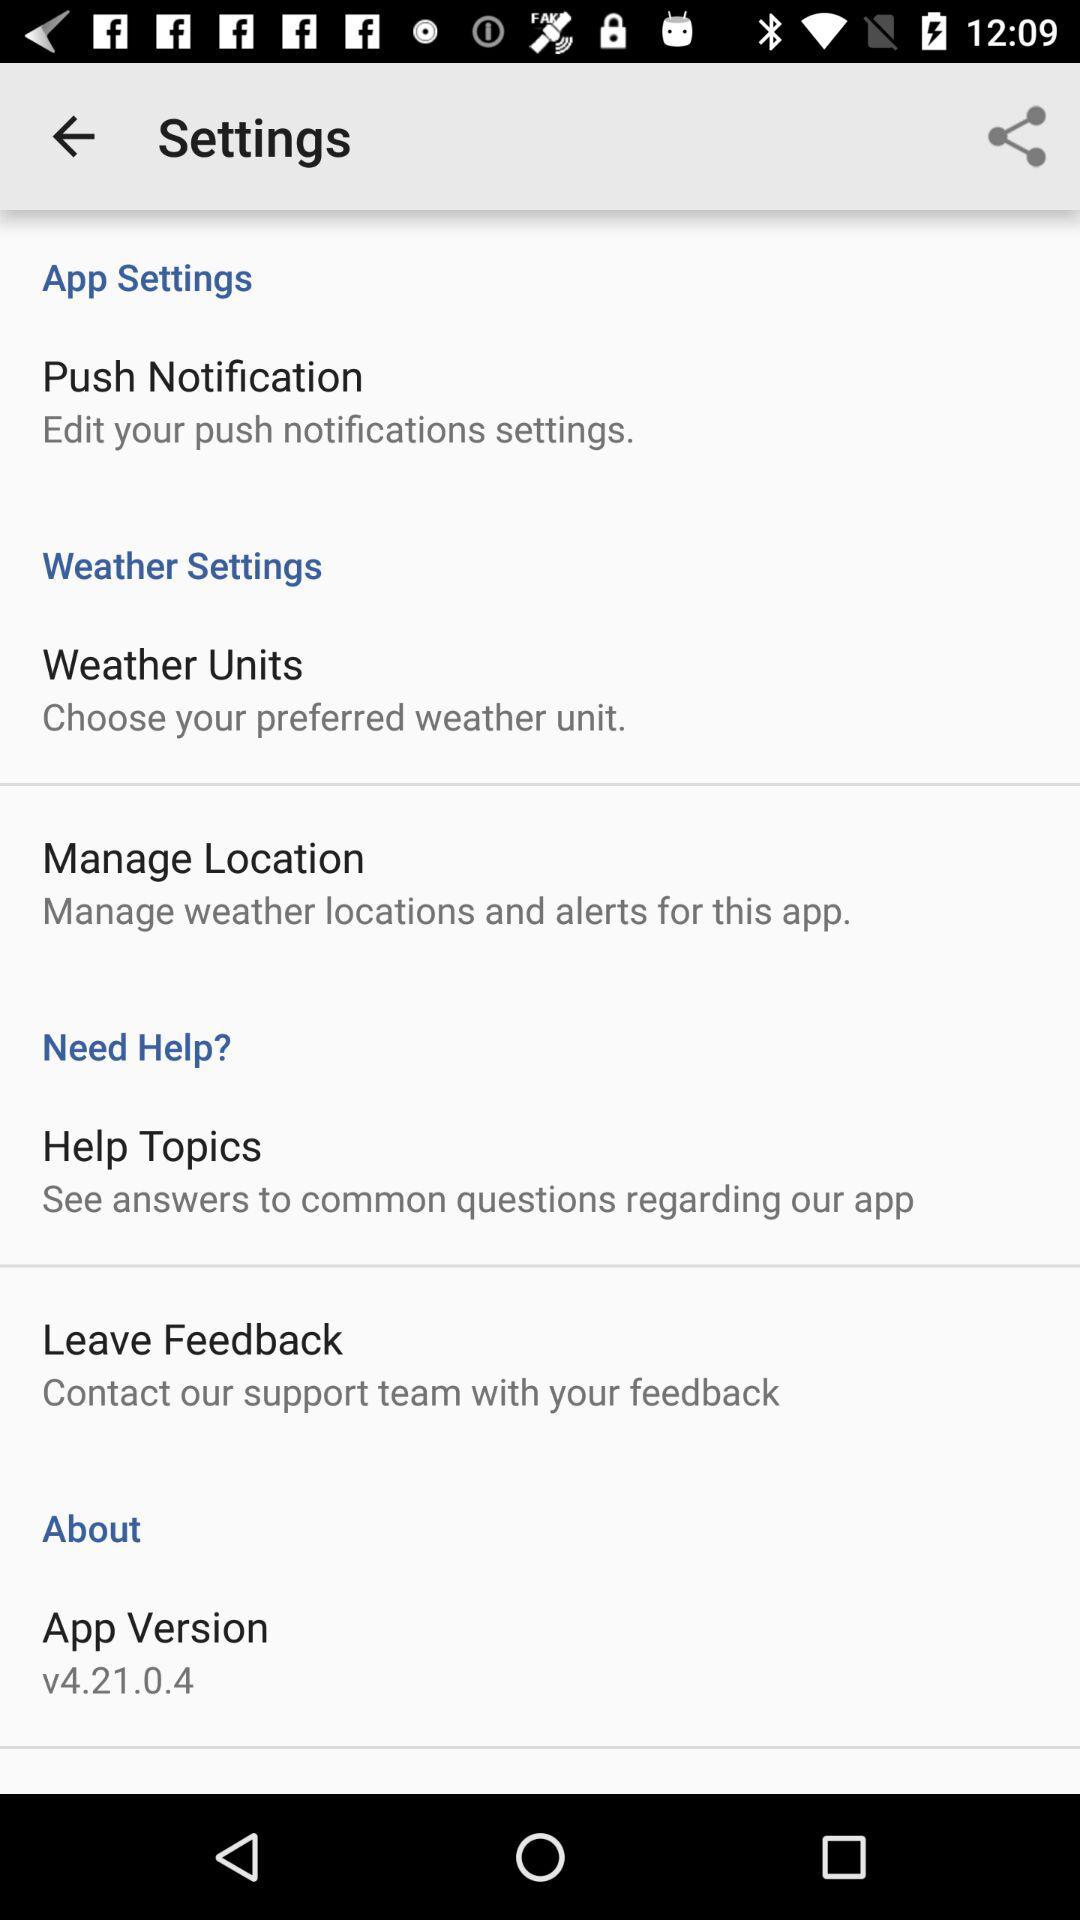  I want to click on icon next to the settings  icon, so click(72, 135).